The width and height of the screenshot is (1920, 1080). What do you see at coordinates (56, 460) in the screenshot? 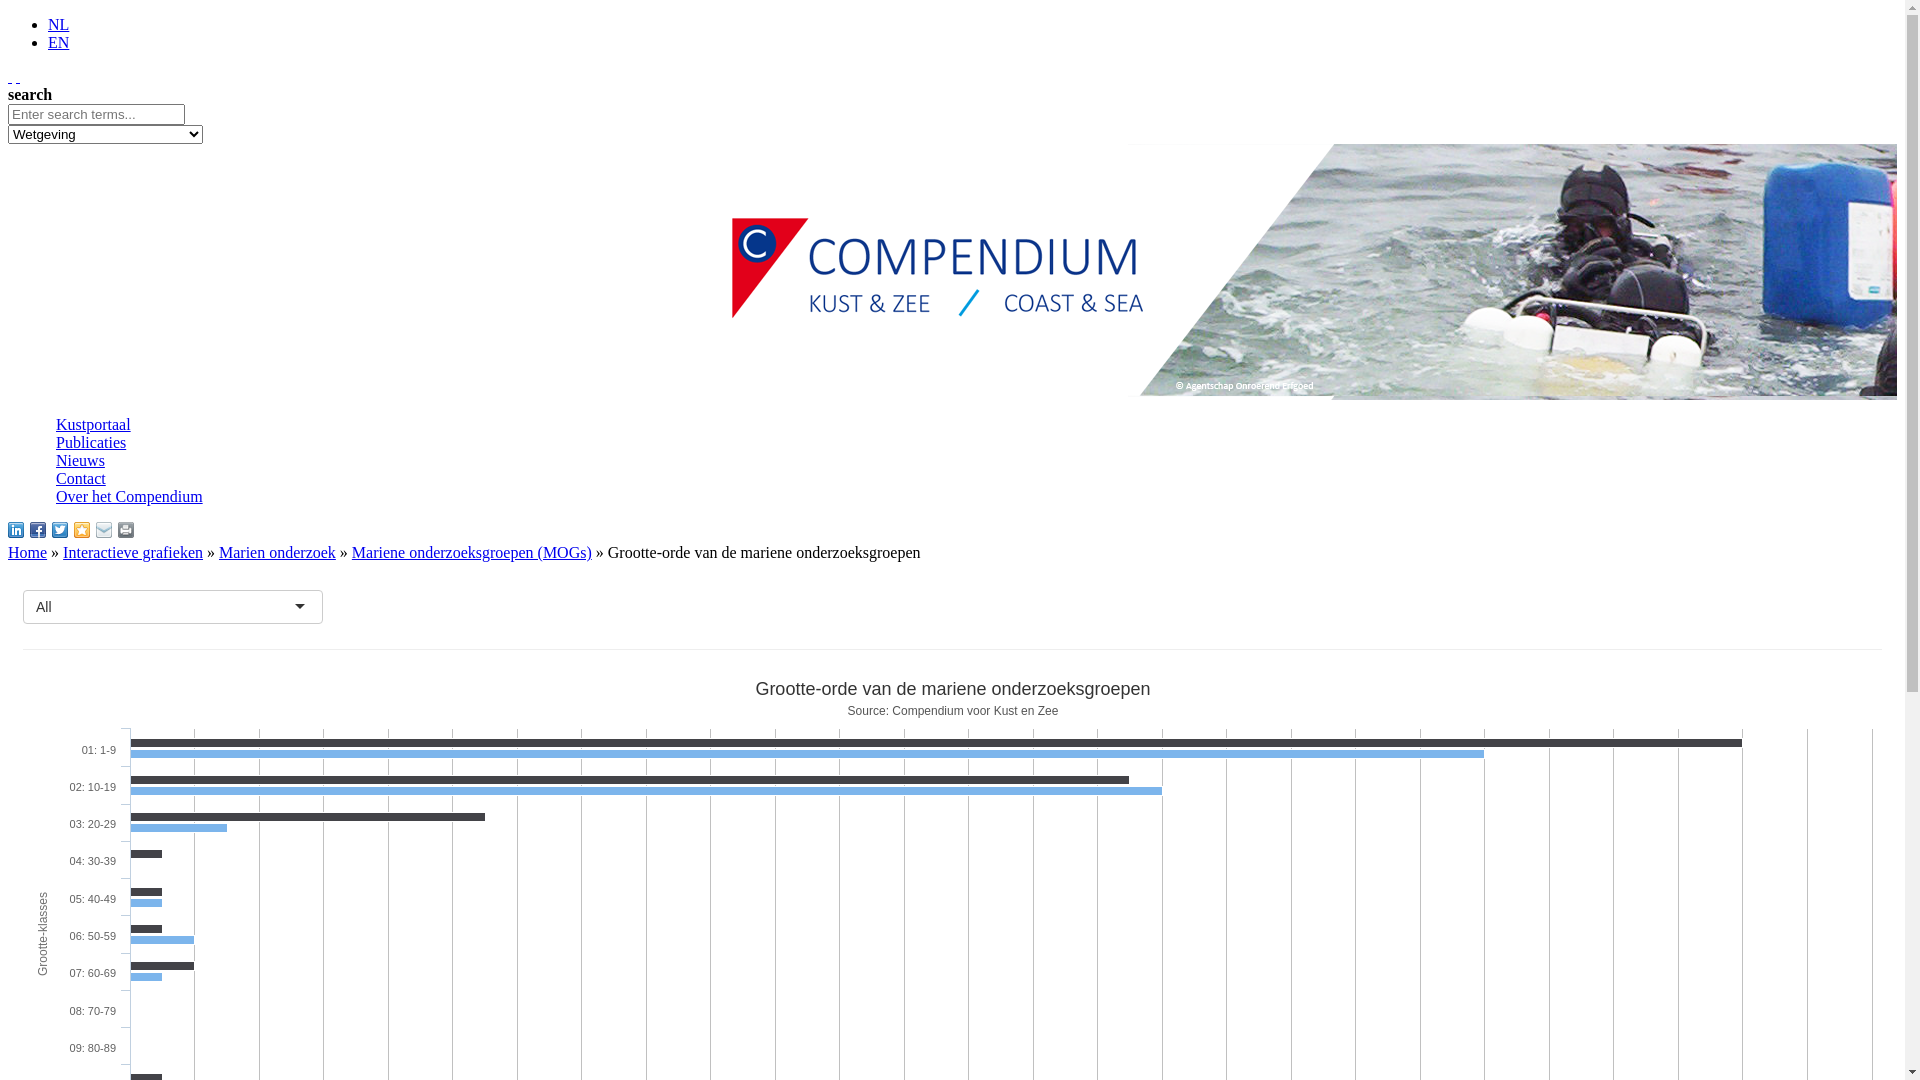
I see `'Nieuws'` at bounding box center [56, 460].